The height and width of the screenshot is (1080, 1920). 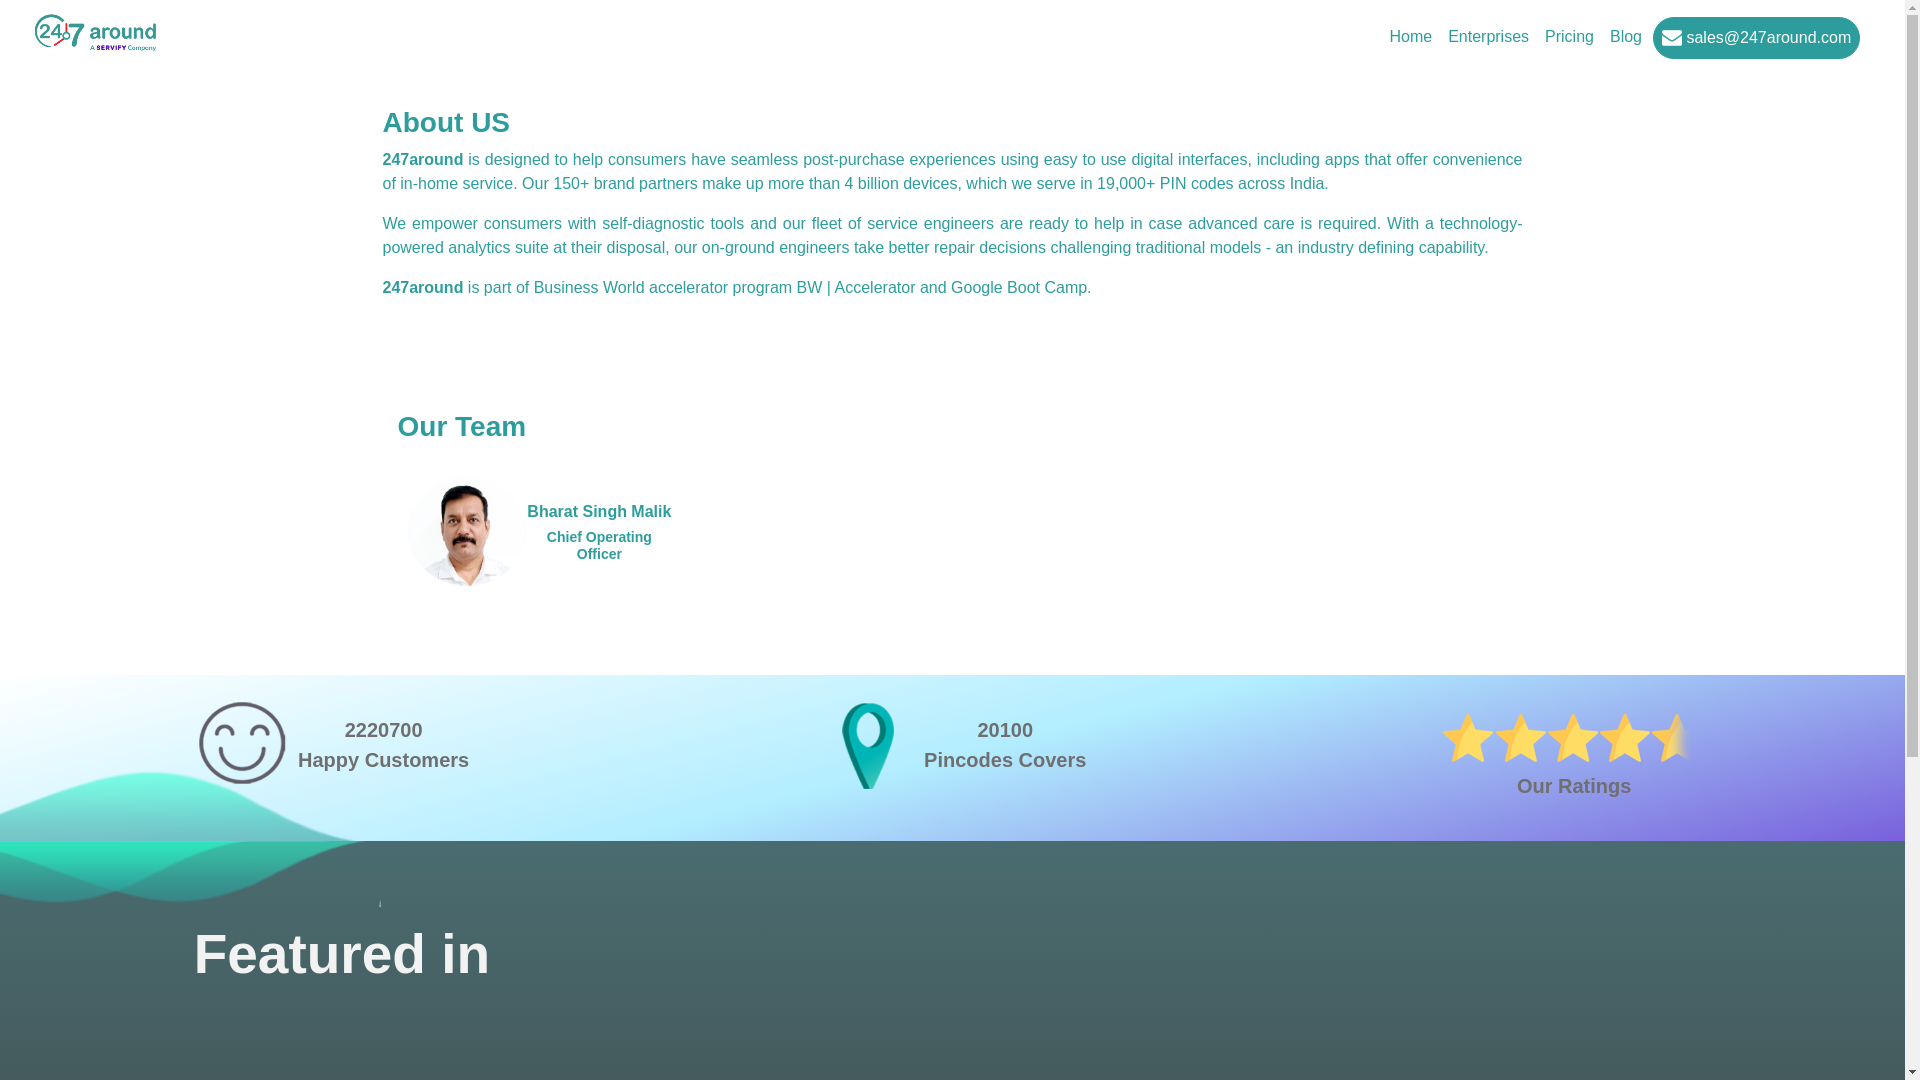 What do you see at coordinates (856, 287) in the screenshot?
I see `'BW | Accelerator'` at bounding box center [856, 287].